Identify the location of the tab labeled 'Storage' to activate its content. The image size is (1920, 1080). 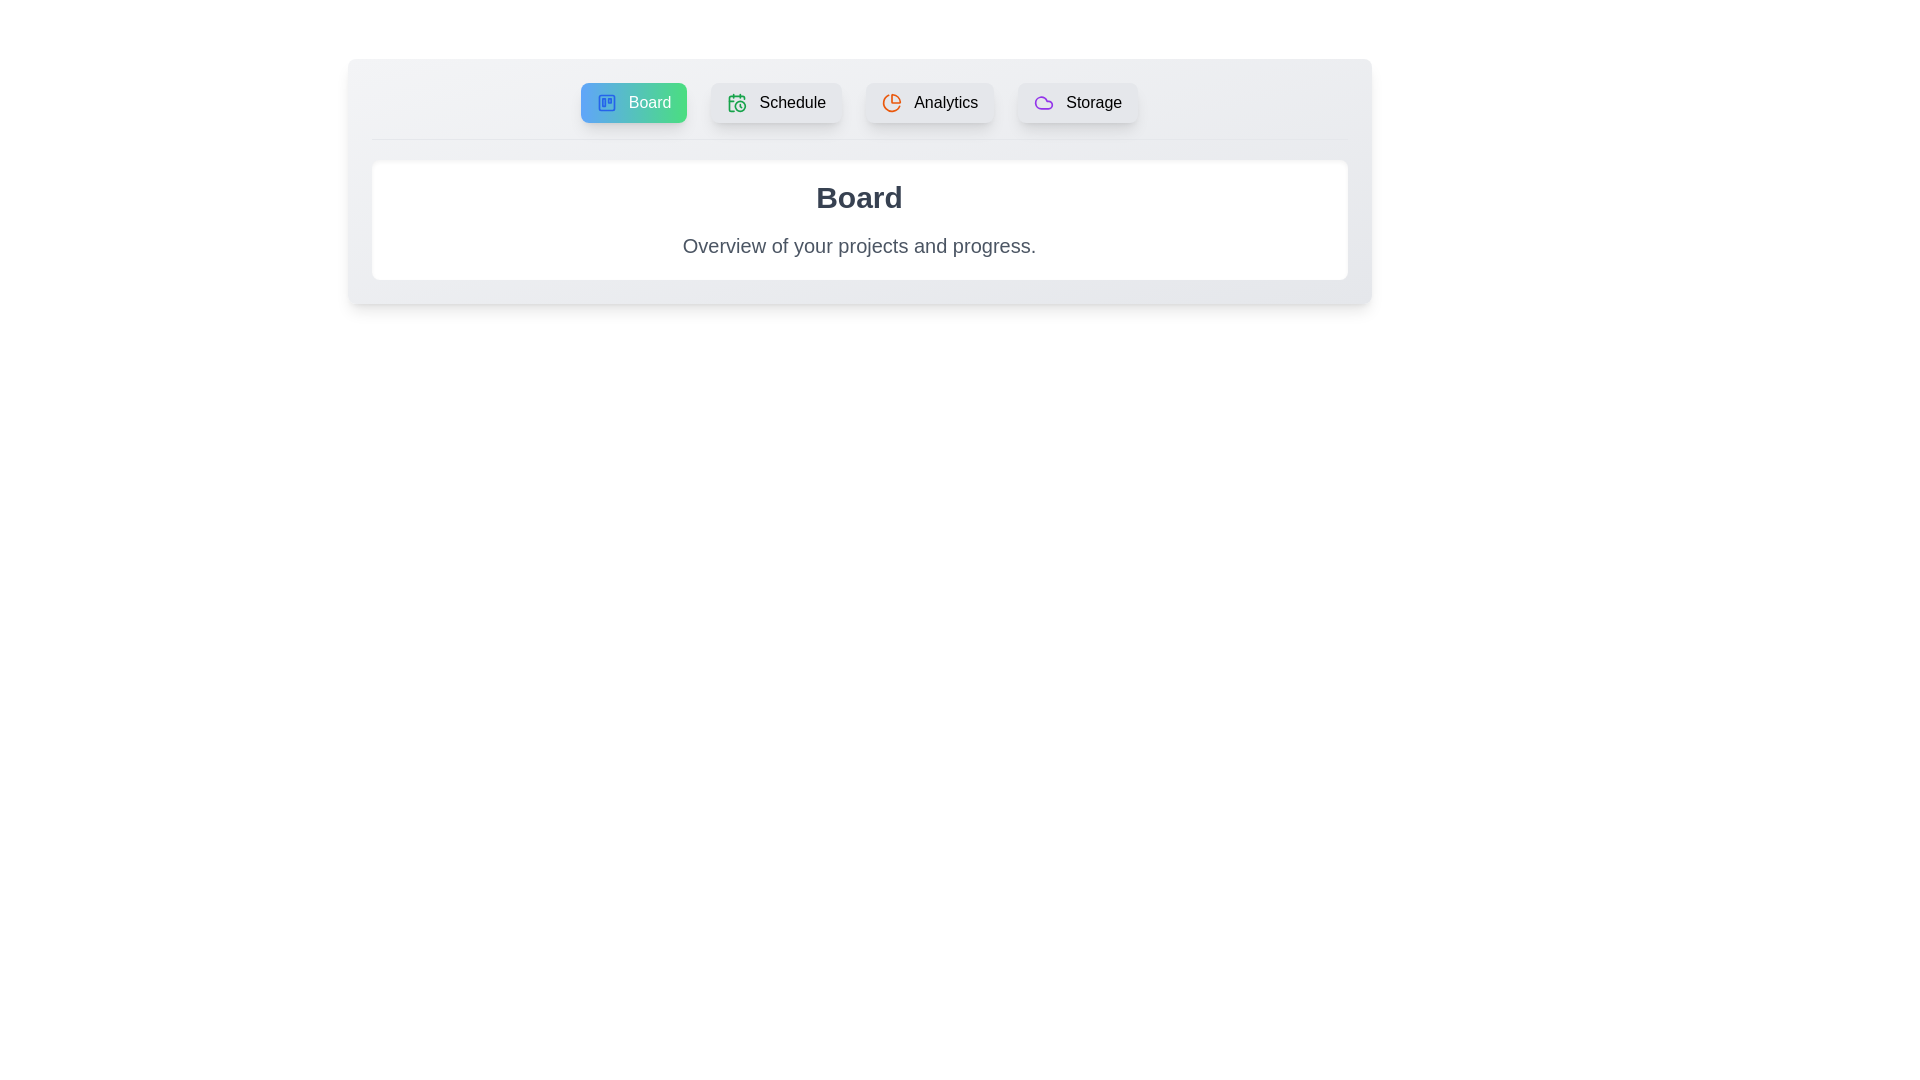
(1077, 103).